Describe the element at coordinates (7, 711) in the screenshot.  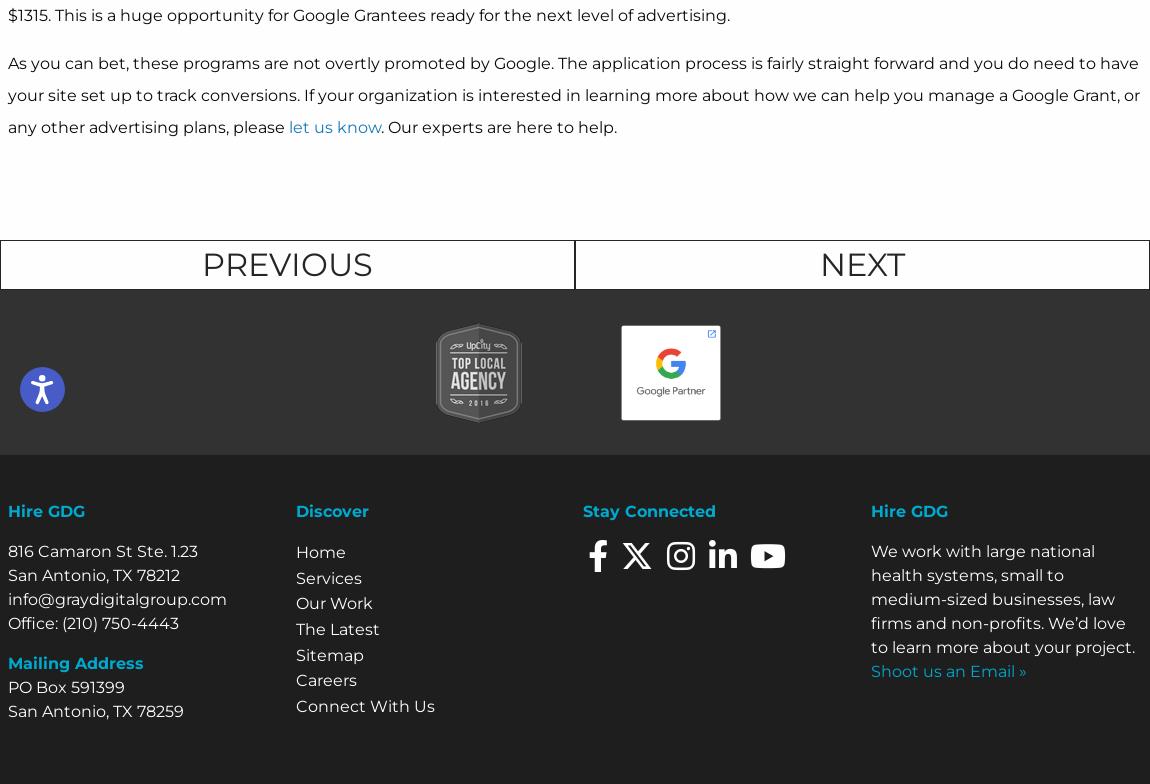
I see `'San Antonio, TX 78259'` at that location.